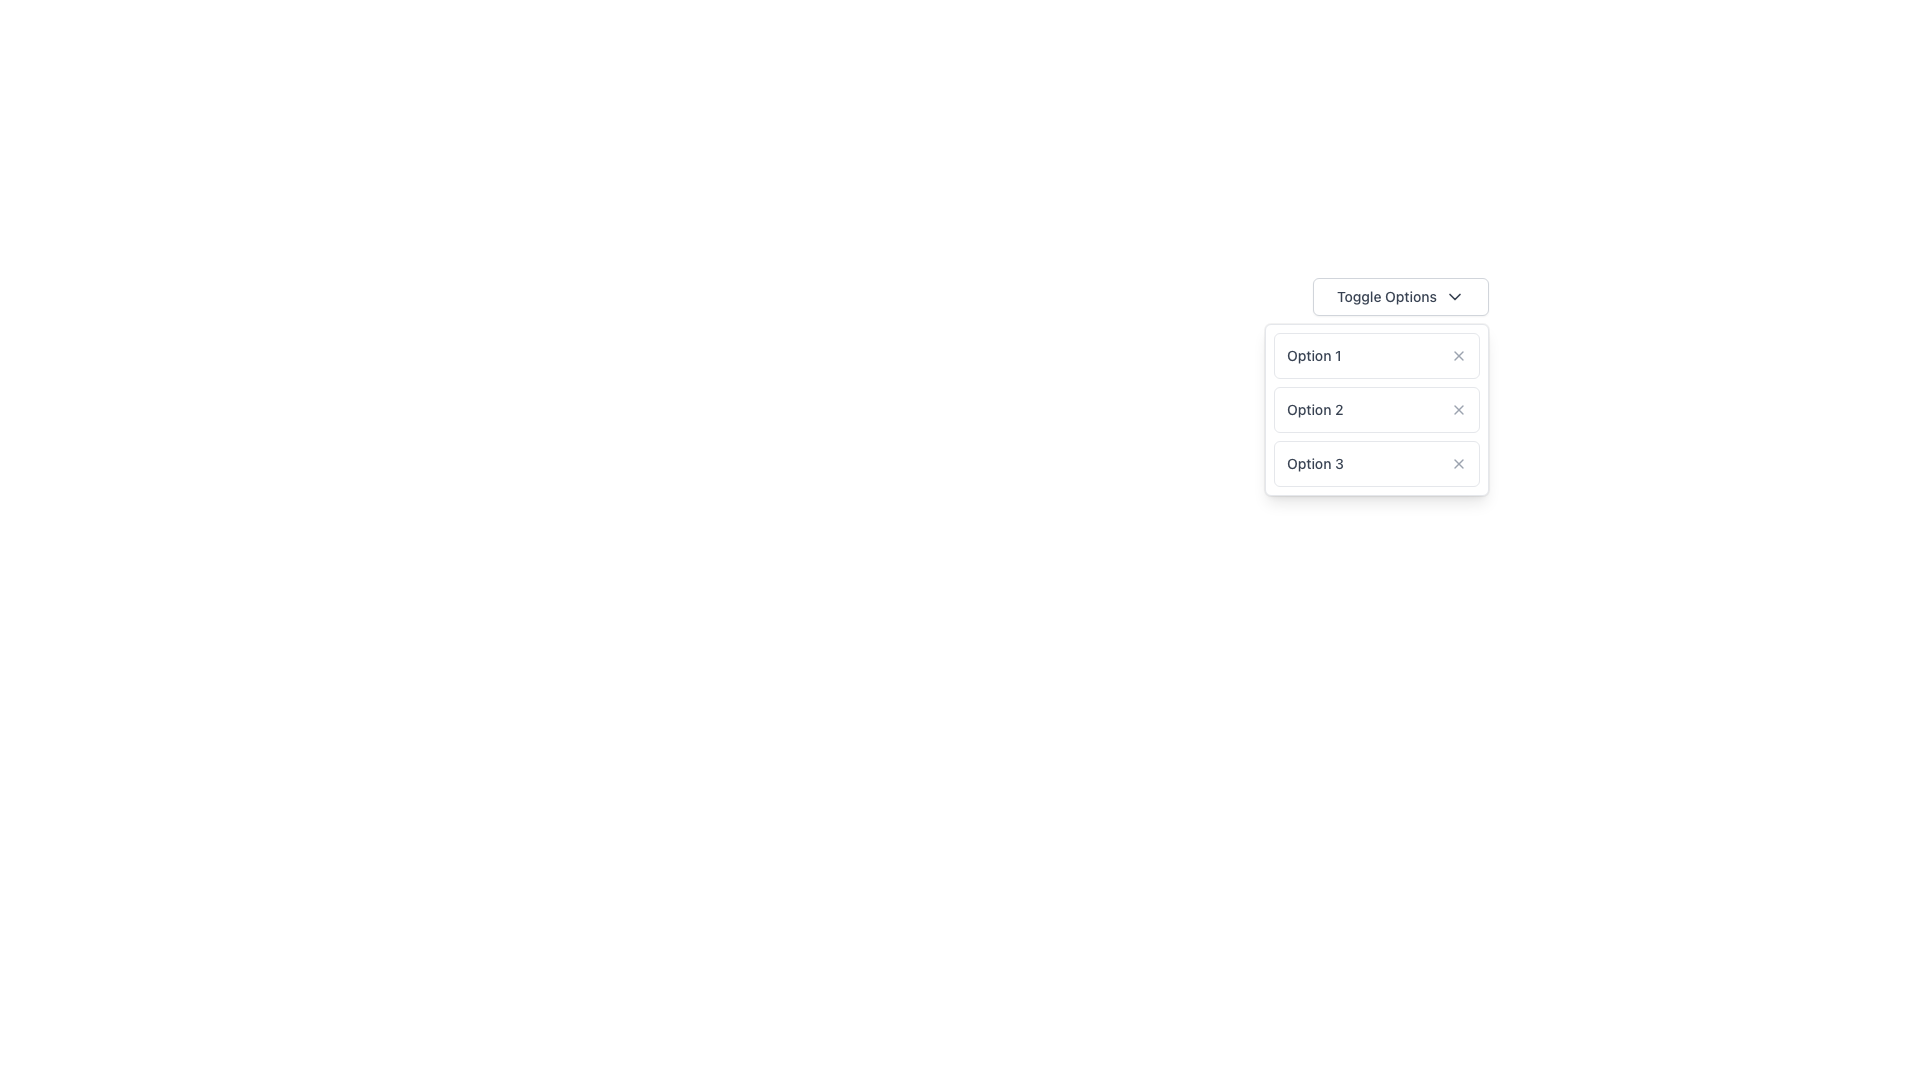 The height and width of the screenshot is (1080, 1920). Describe the element at coordinates (1459, 354) in the screenshot. I see `the close button located at the rightmost side of the 'Option 1' item` at that location.